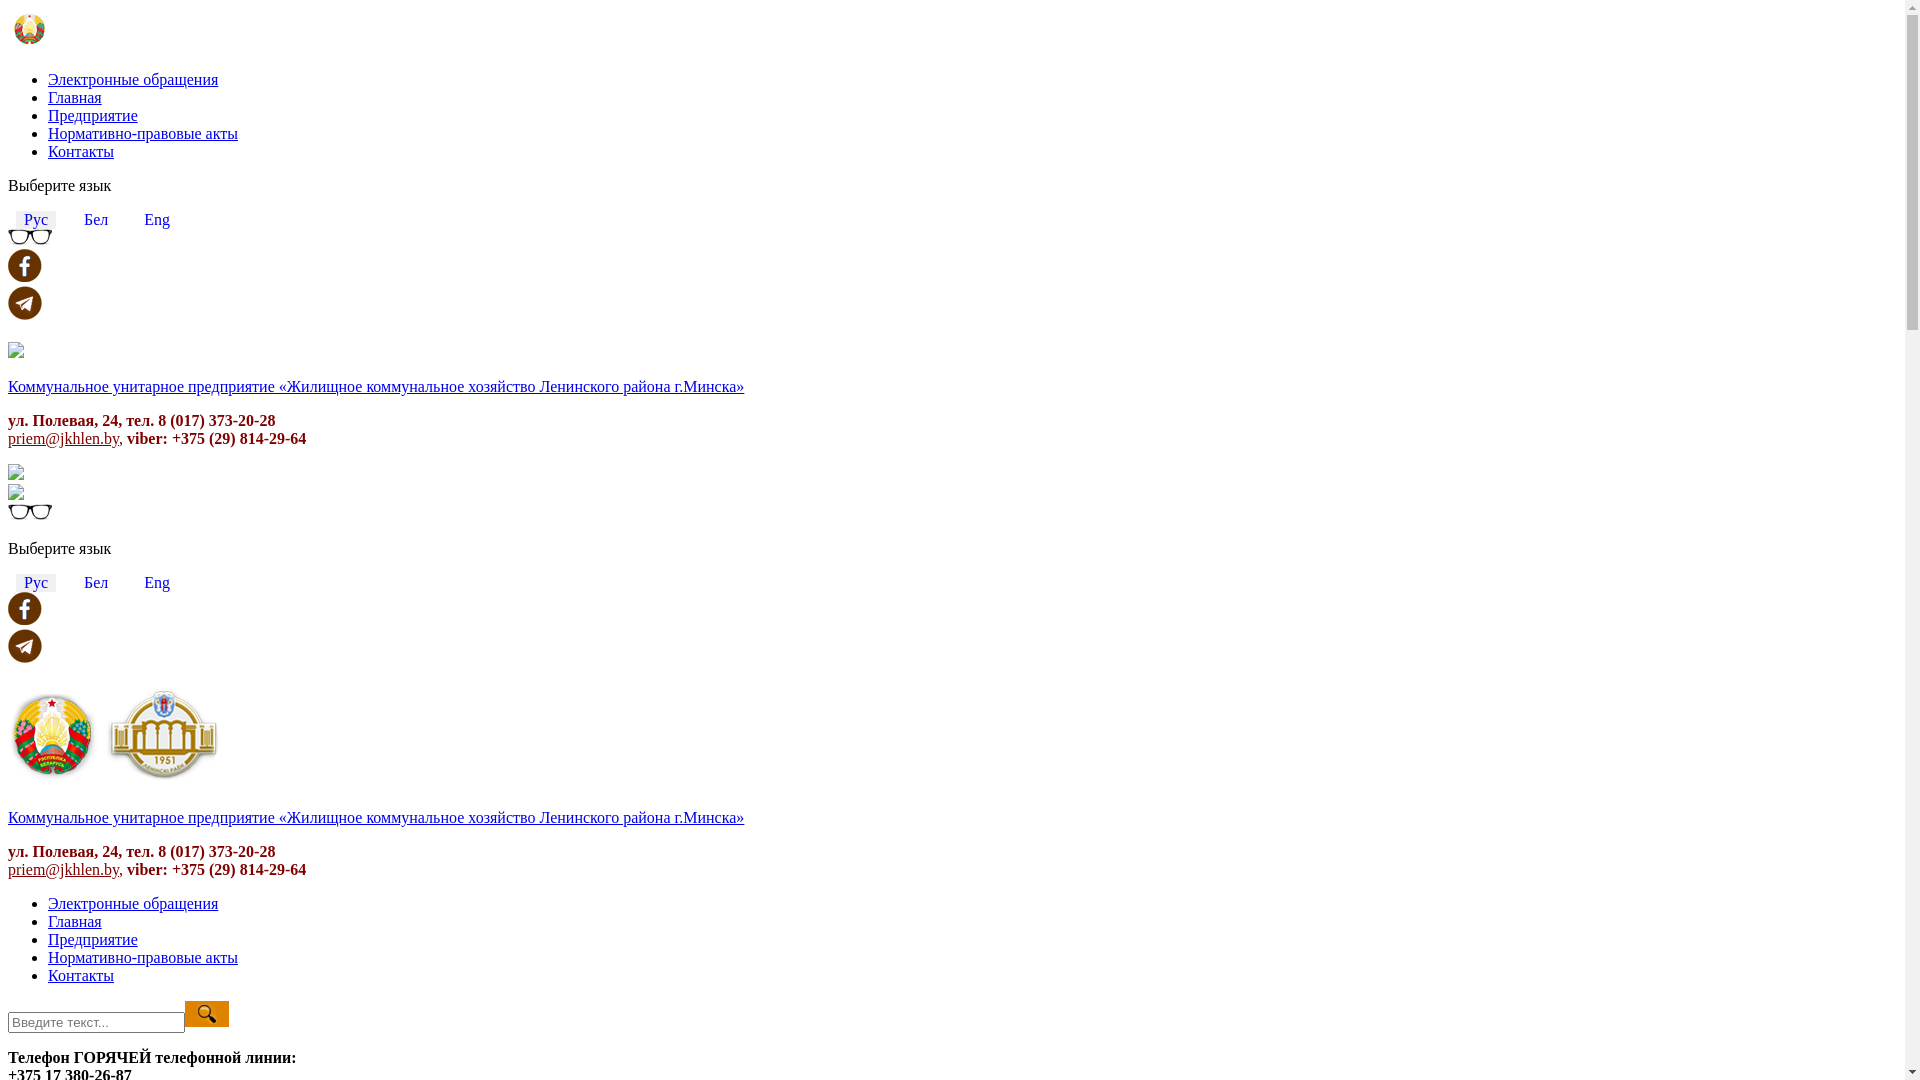 The height and width of the screenshot is (1080, 1920). What do you see at coordinates (156, 582) in the screenshot?
I see `'Eng'` at bounding box center [156, 582].